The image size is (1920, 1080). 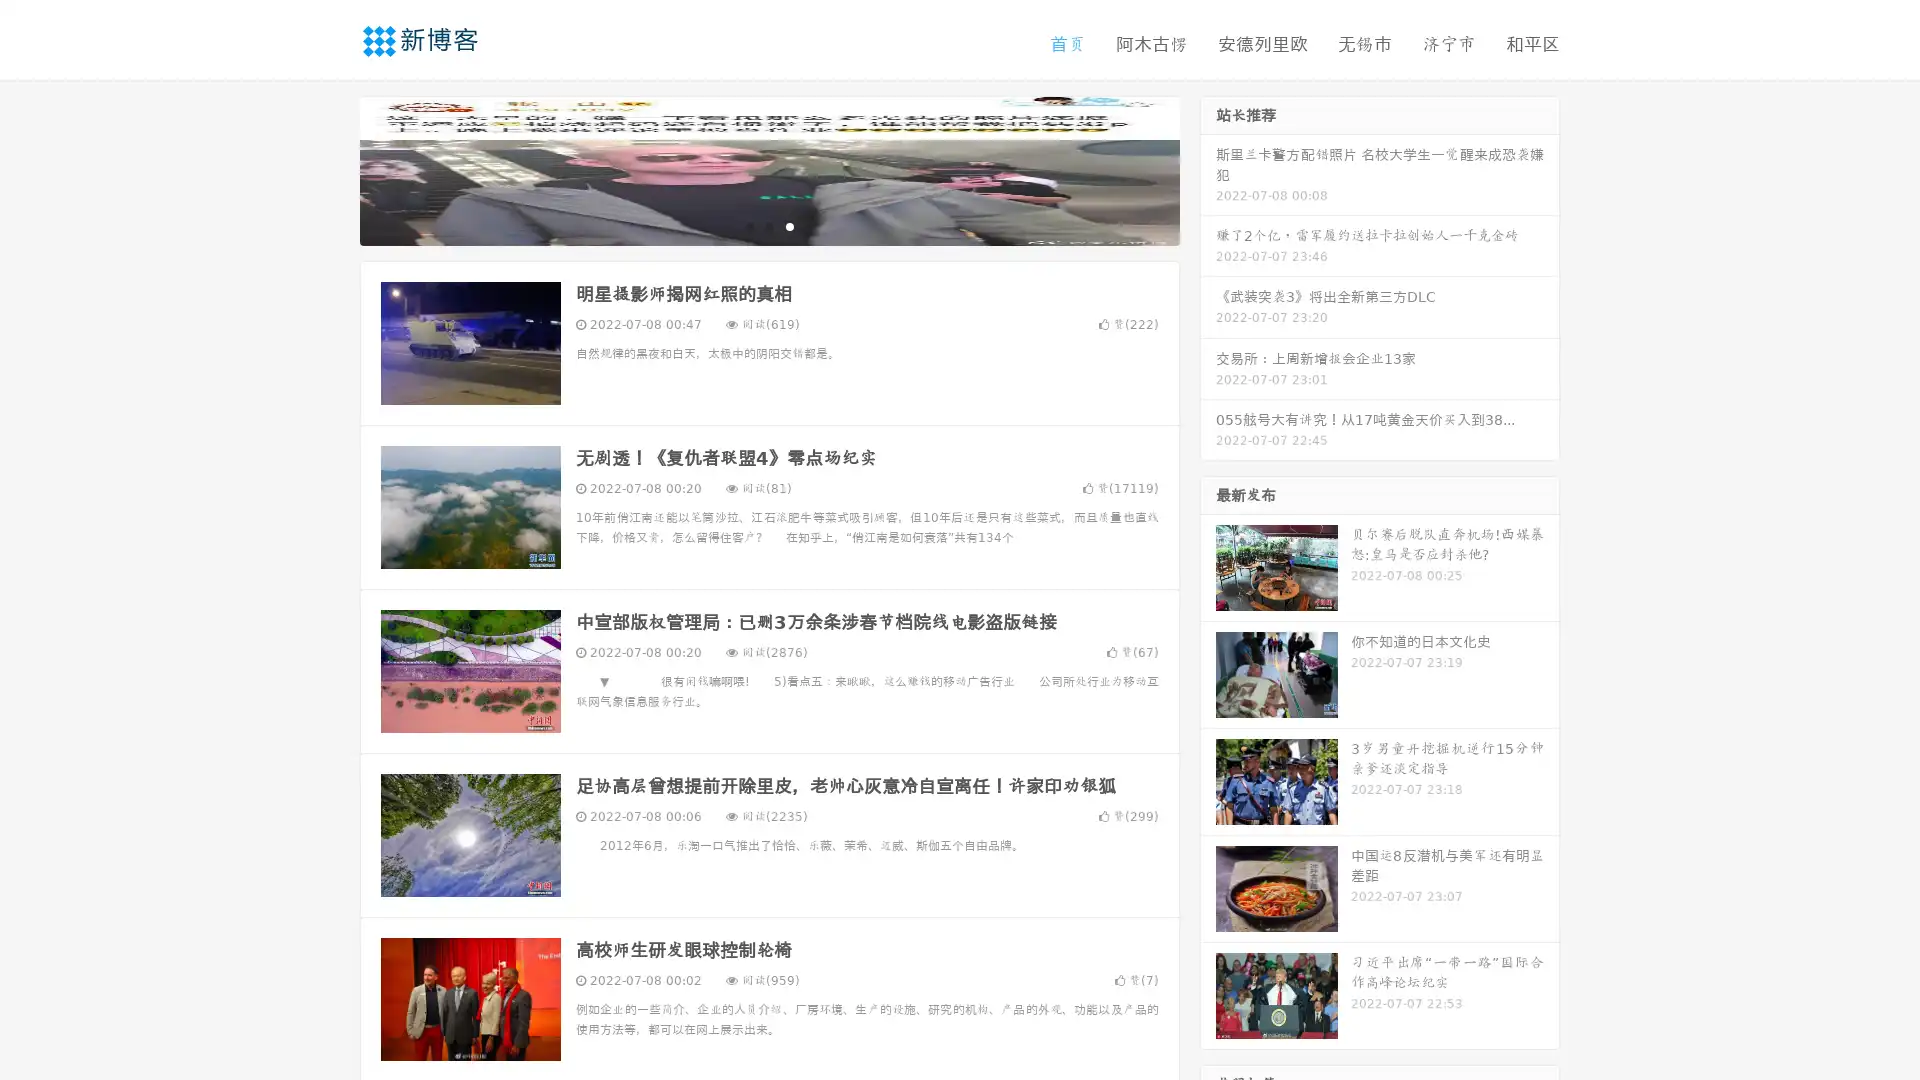 What do you see at coordinates (789, 225) in the screenshot?
I see `Go to slide 3` at bounding box center [789, 225].